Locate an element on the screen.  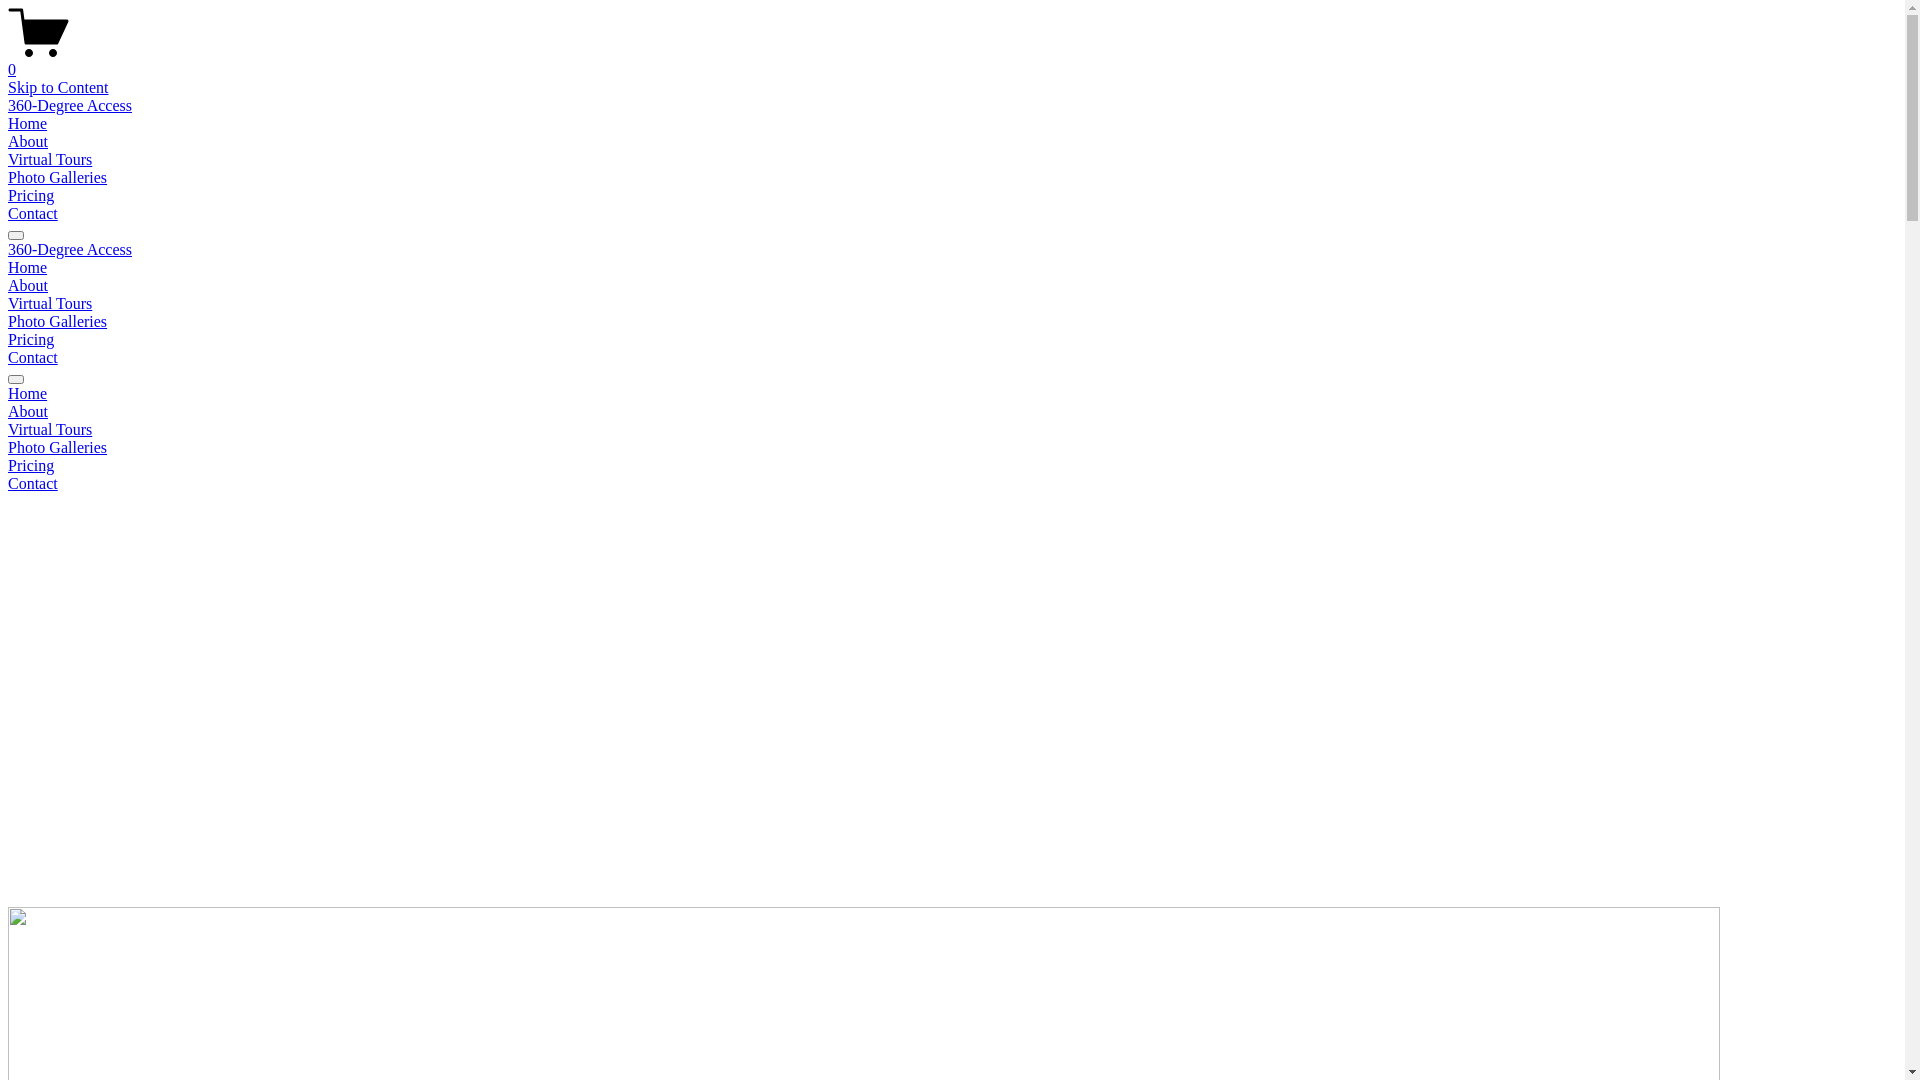
'About' is located at coordinates (951, 411).